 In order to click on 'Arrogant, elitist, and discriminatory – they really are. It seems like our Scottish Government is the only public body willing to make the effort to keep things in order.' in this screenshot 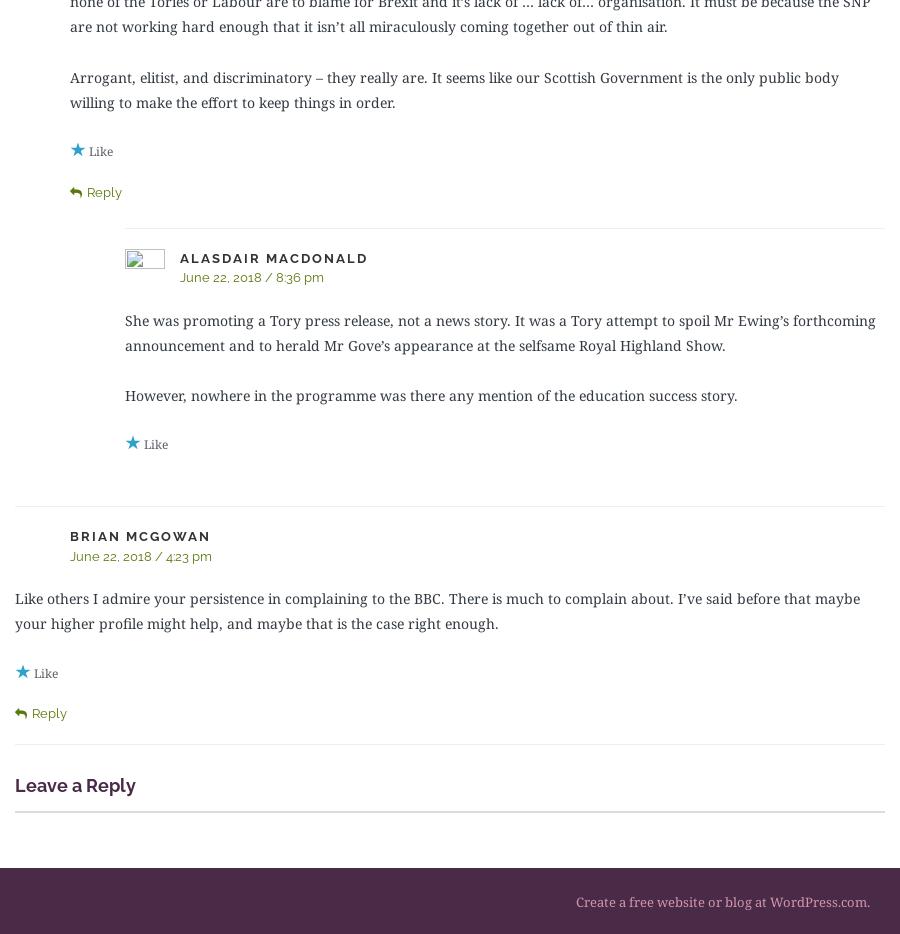, I will do `click(453, 89)`.